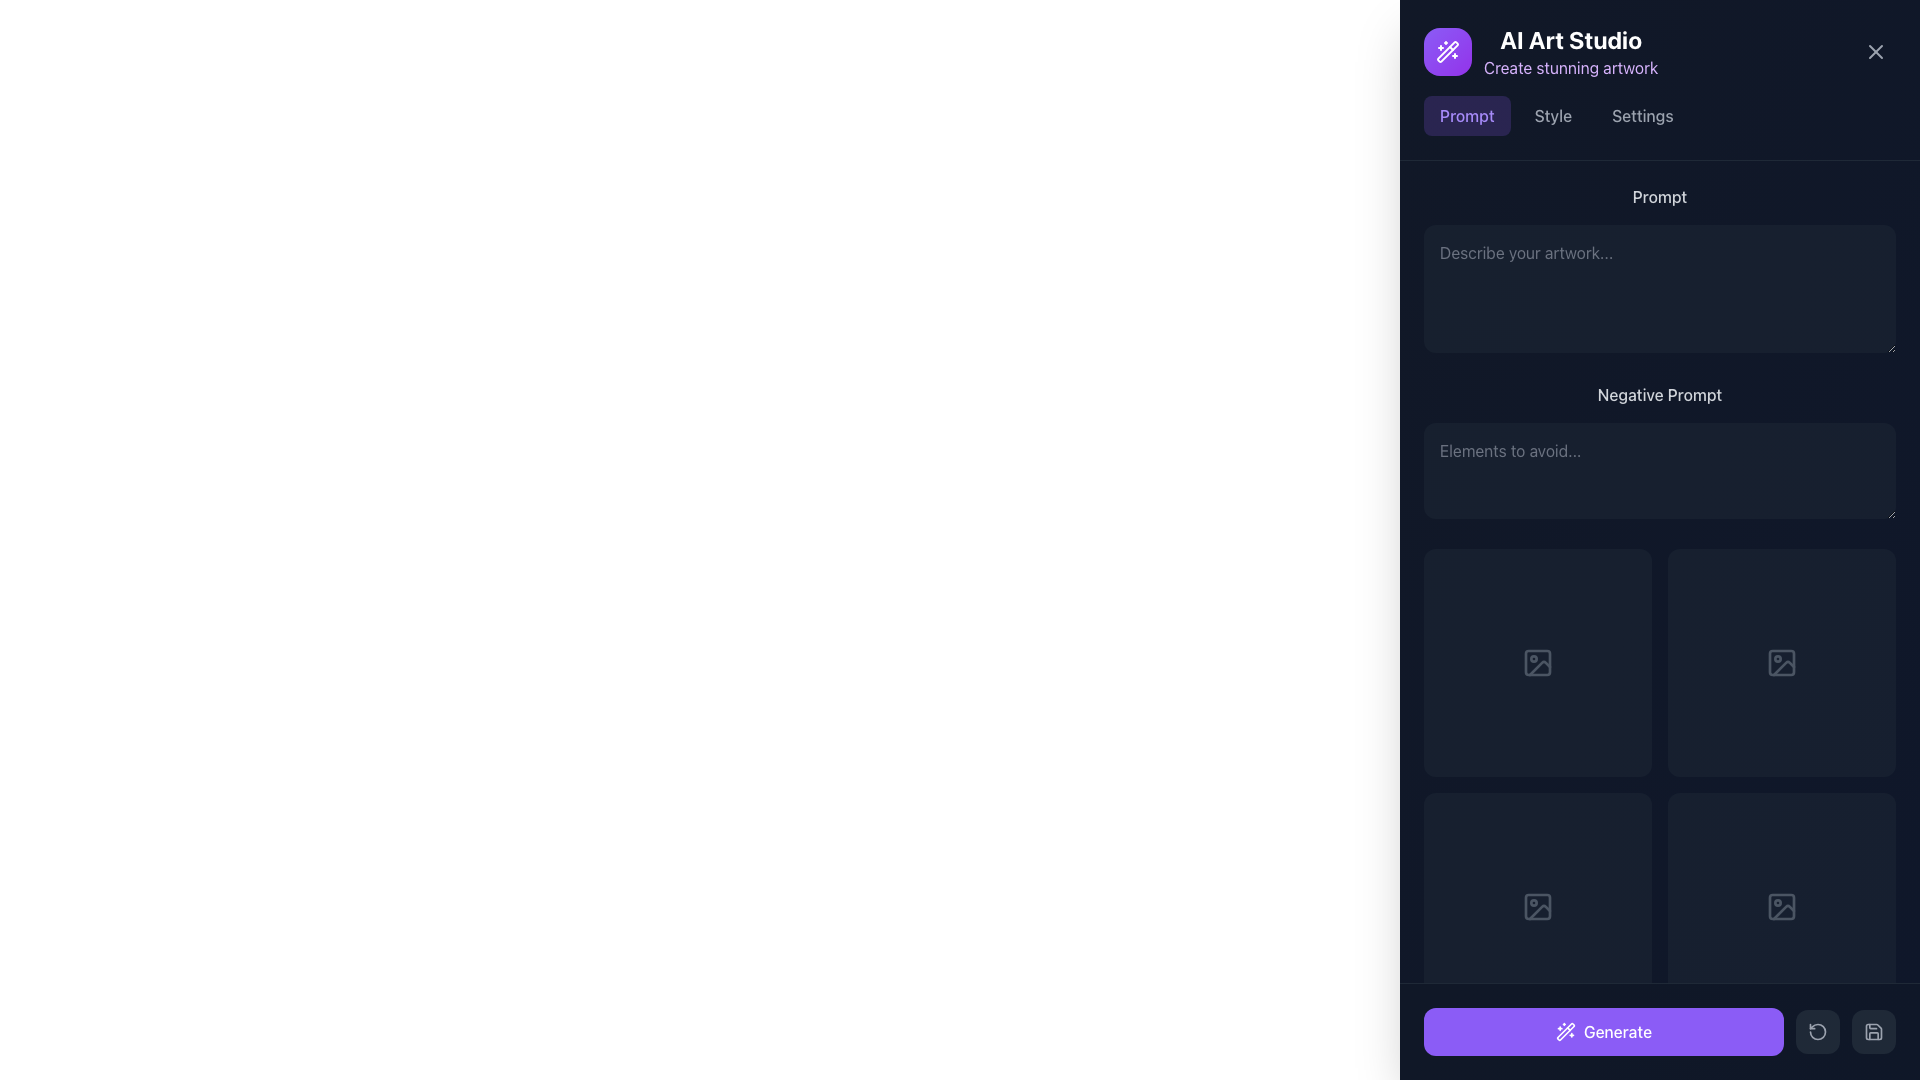 The width and height of the screenshot is (1920, 1080). Describe the element at coordinates (1781, 906) in the screenshot. I see `the square image placeholder icon with a gray background and rounded corners located in the bottom-right corner of a 2x2 grid` at that location.